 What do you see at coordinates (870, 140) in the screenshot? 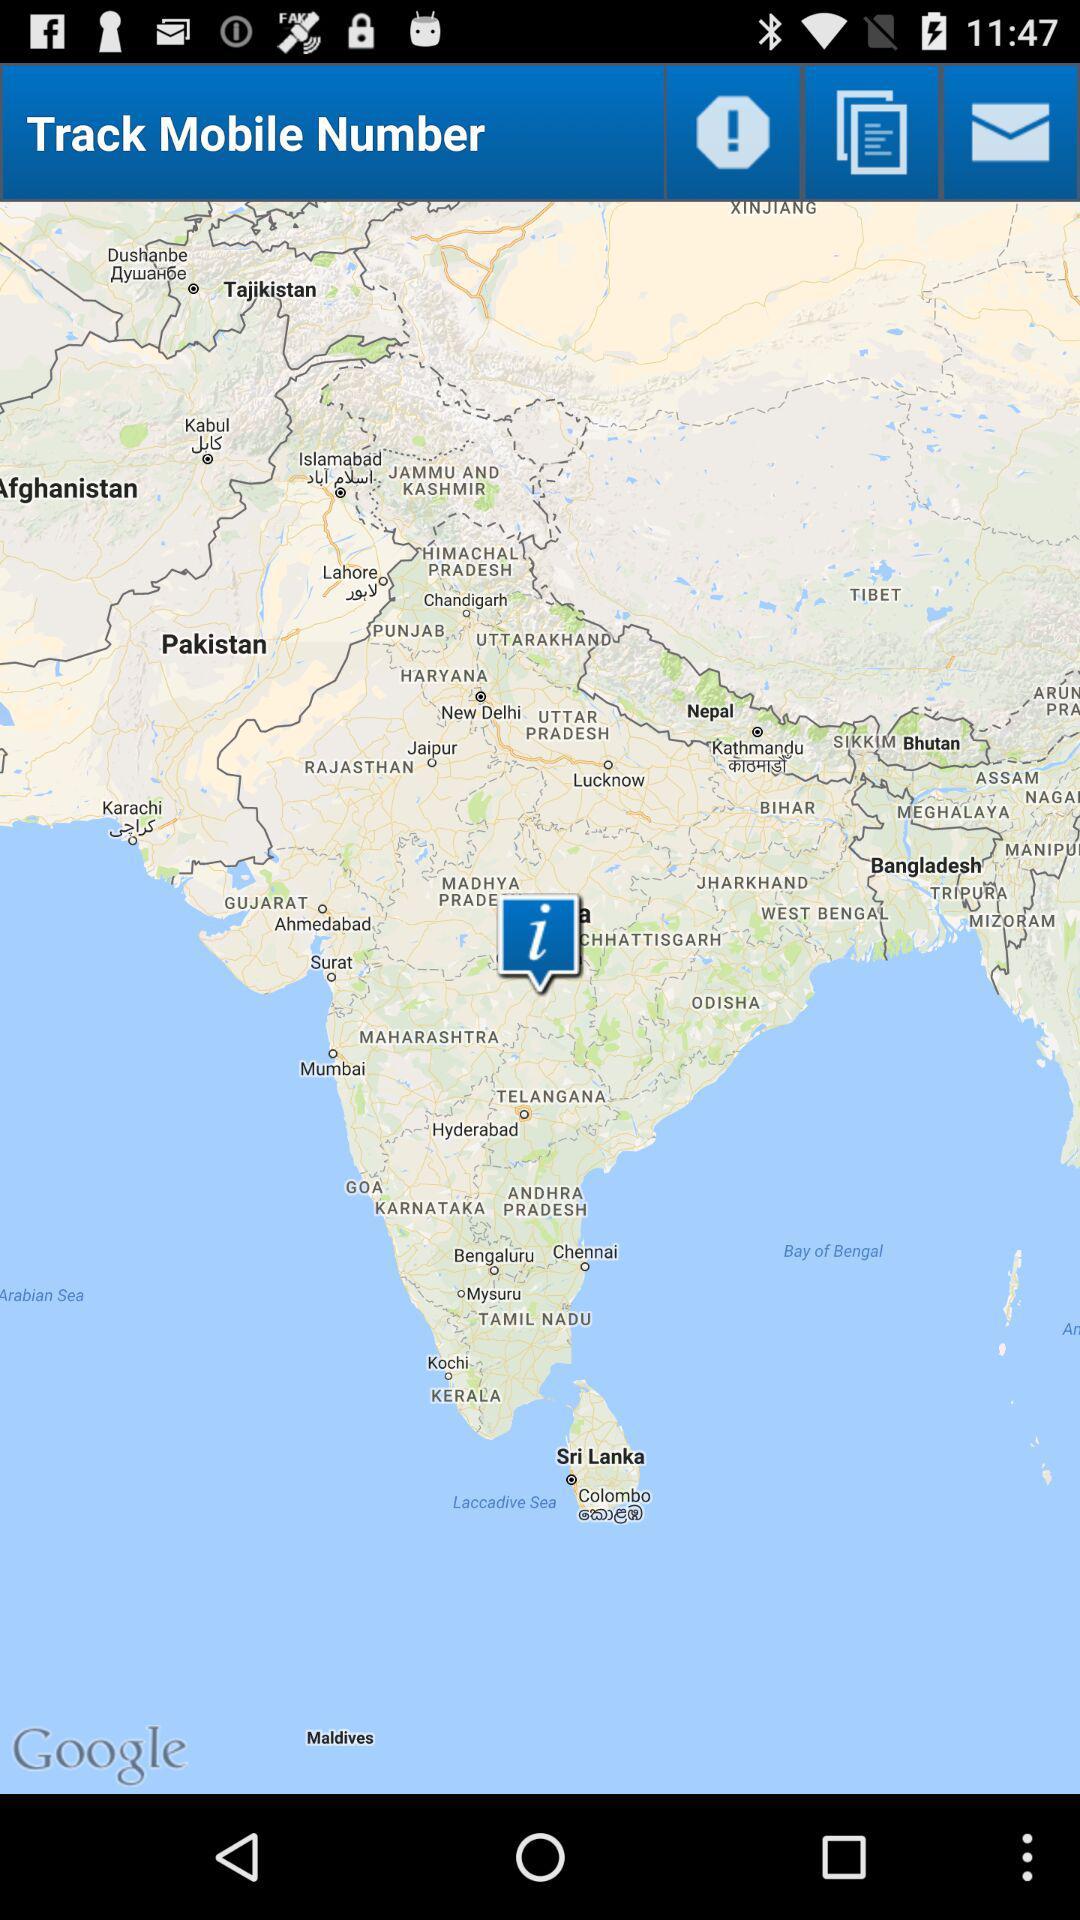
I see `the copy icon` at bounding box center [870, 140].